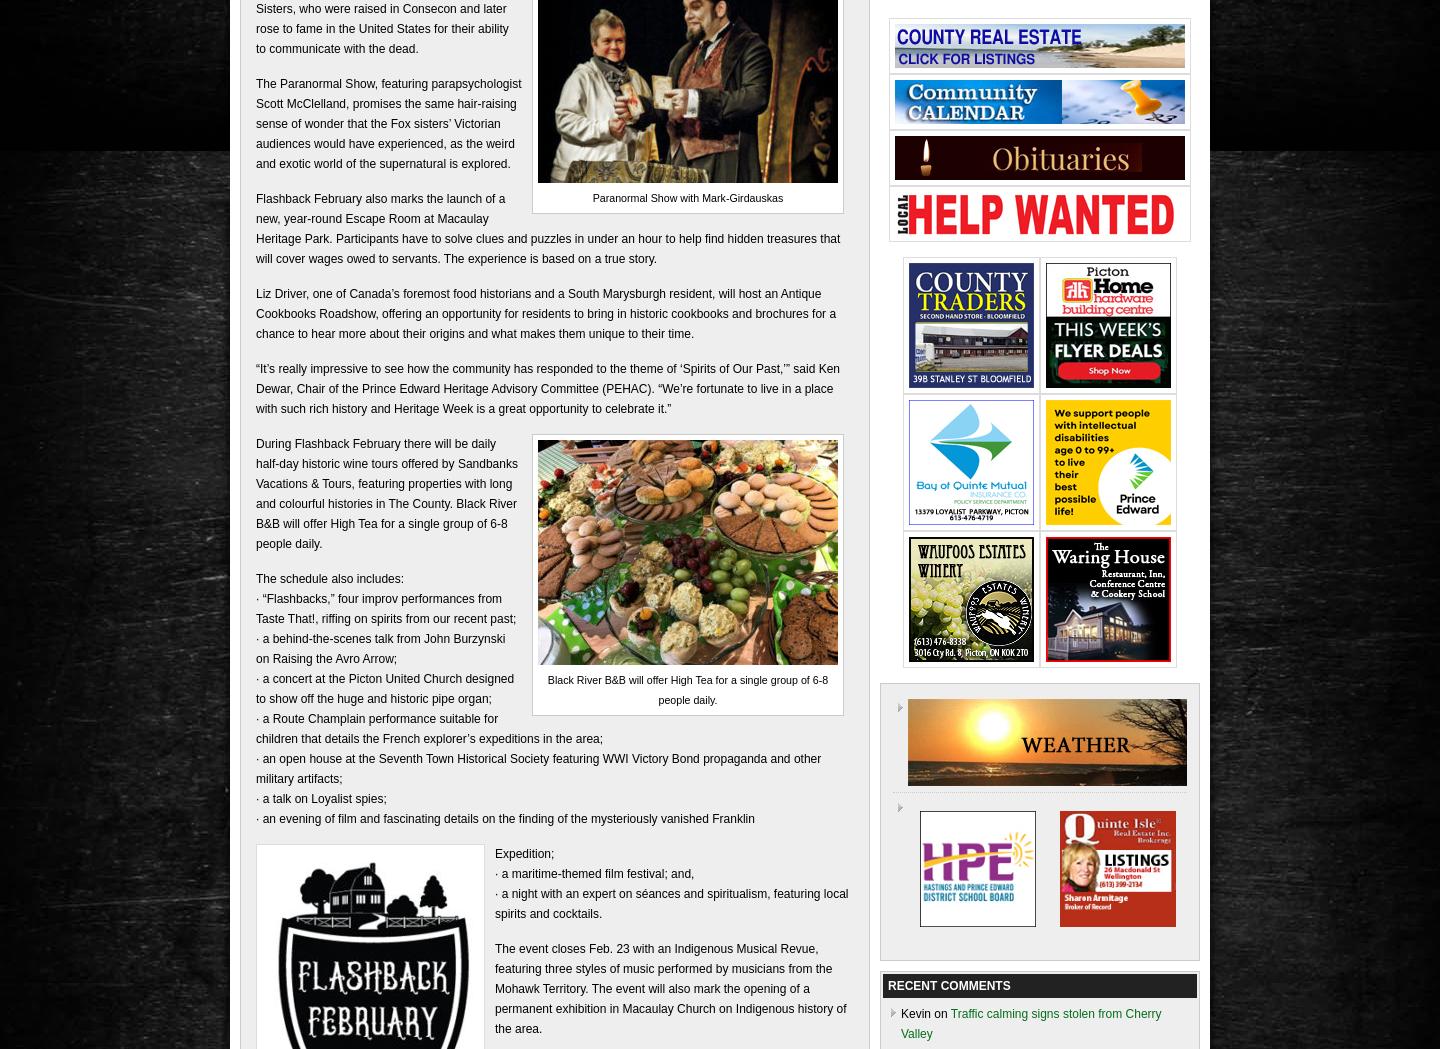 Image resolution: width=1440 pixels, height=1049 pixels. I want to click on '“It’s really impressive to see how the community has responded to the theme of ‘Spirits of Our Past,’” said Ken Dewar, Chair of the Prince Edward Heritage Advisory Committee (PEHAC). “We’re fortunate to live in a place with such rich history and Heritage Week is a great opportunity to celebrate it.”', so click(548, 388).